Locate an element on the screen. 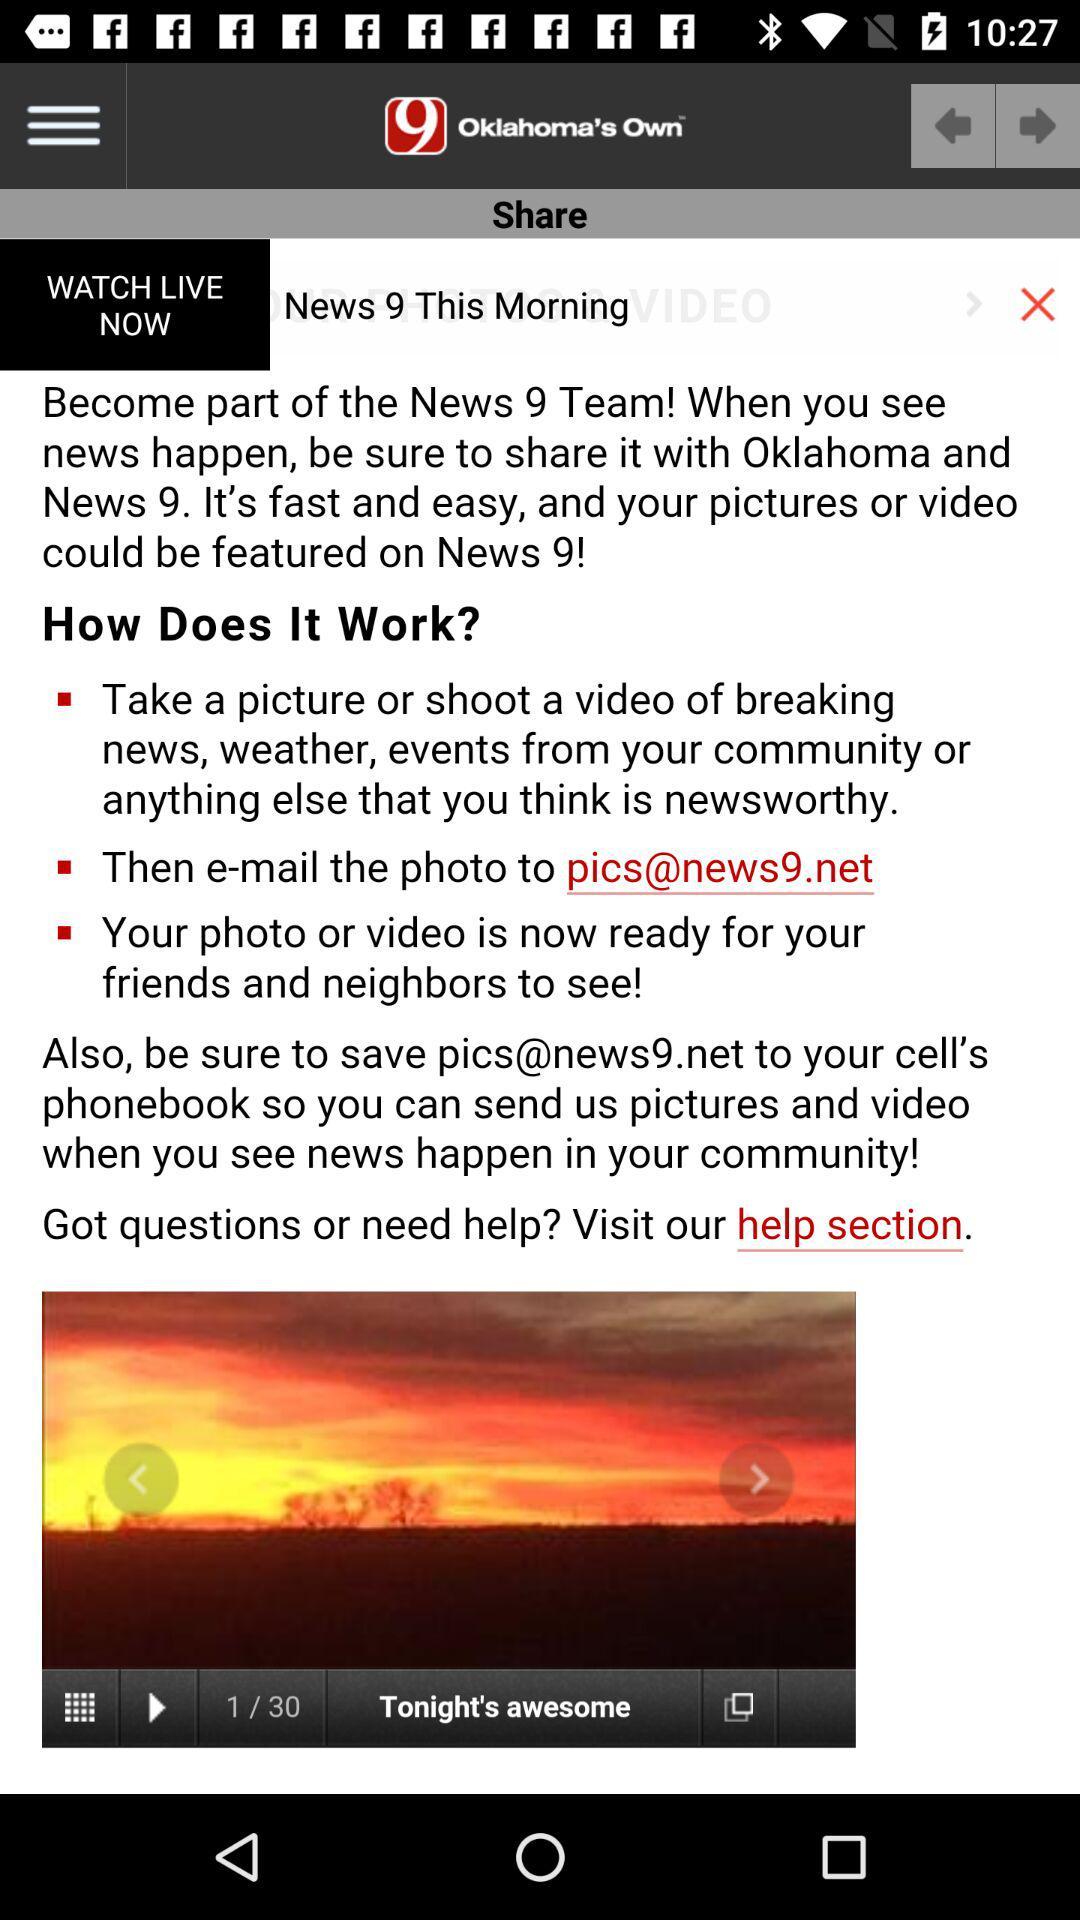 Image resolution: width=1080 pixels, height=1920 pixels. the menu icon is located at coordinates (61, 124).